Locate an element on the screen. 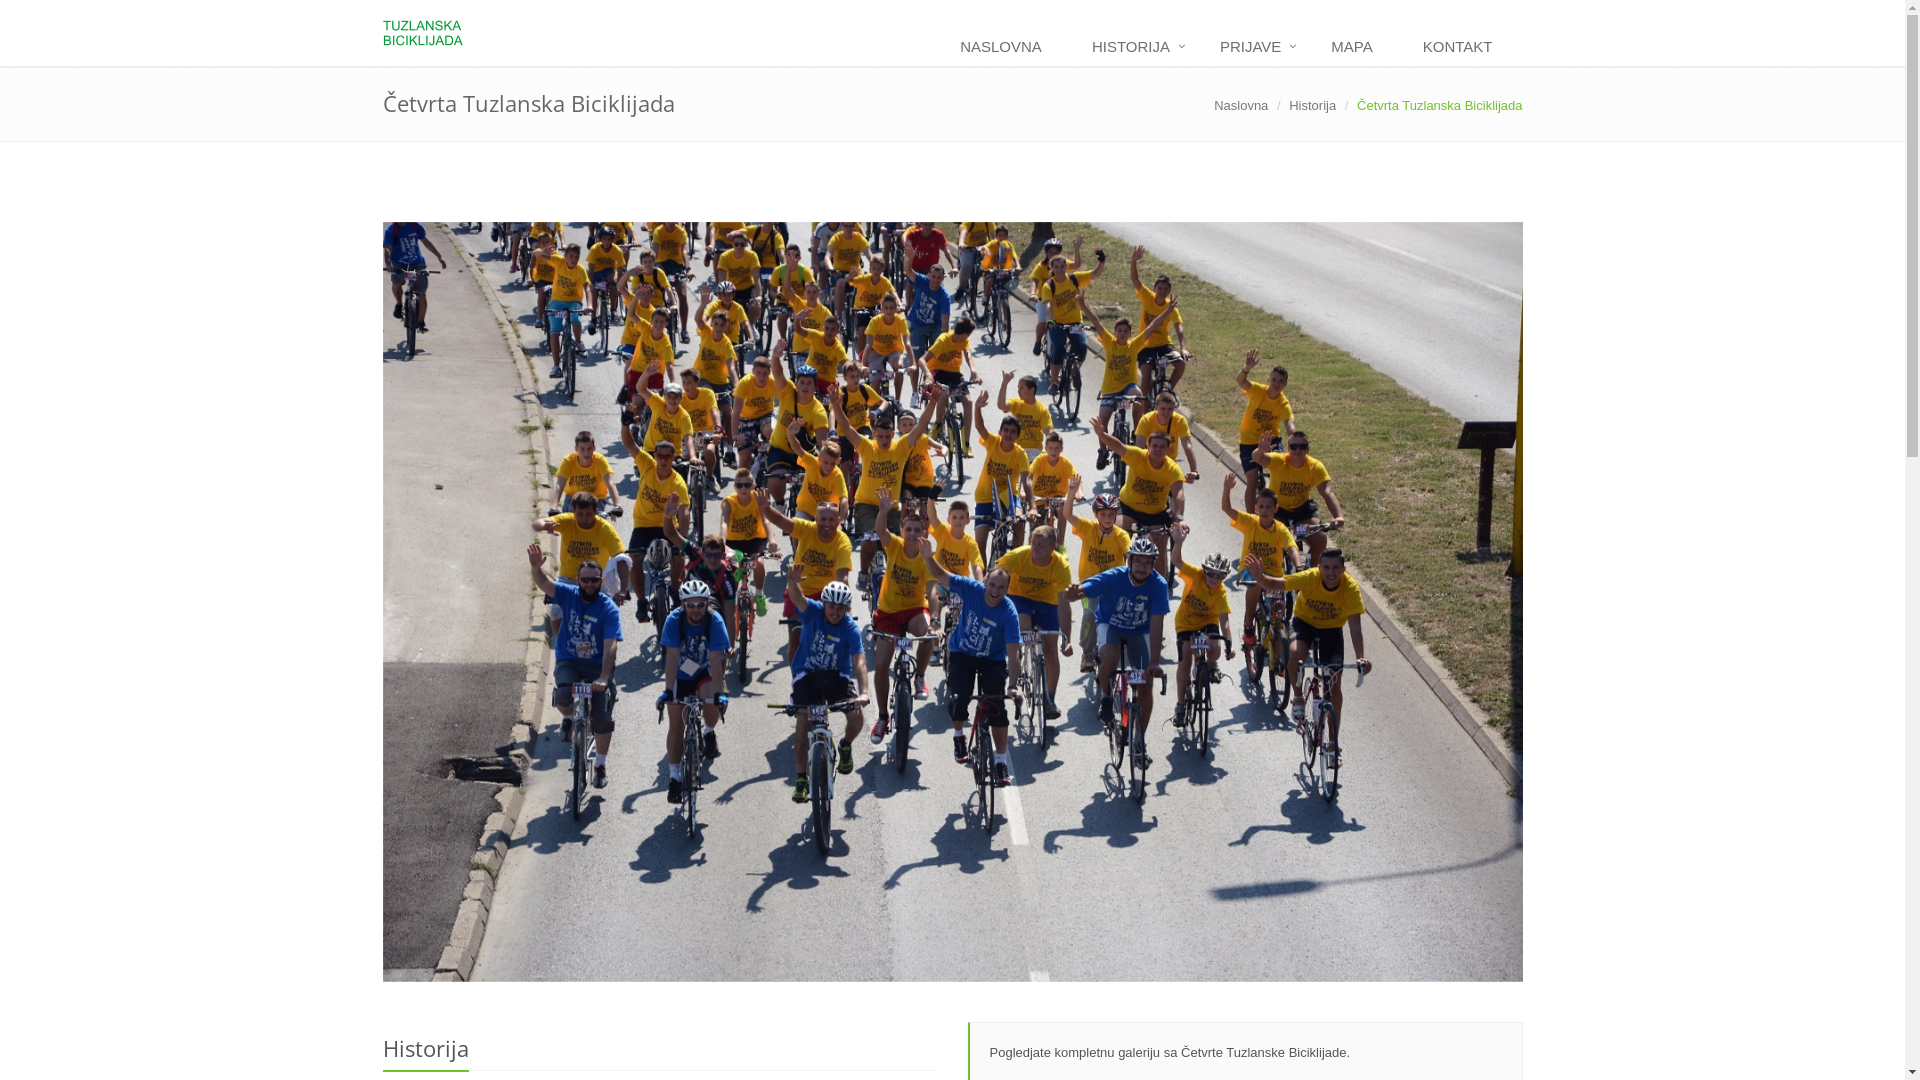 The width and height of the screenshot is (1920, 1080). 'MAPA' is located at coordinates (1356, 46).